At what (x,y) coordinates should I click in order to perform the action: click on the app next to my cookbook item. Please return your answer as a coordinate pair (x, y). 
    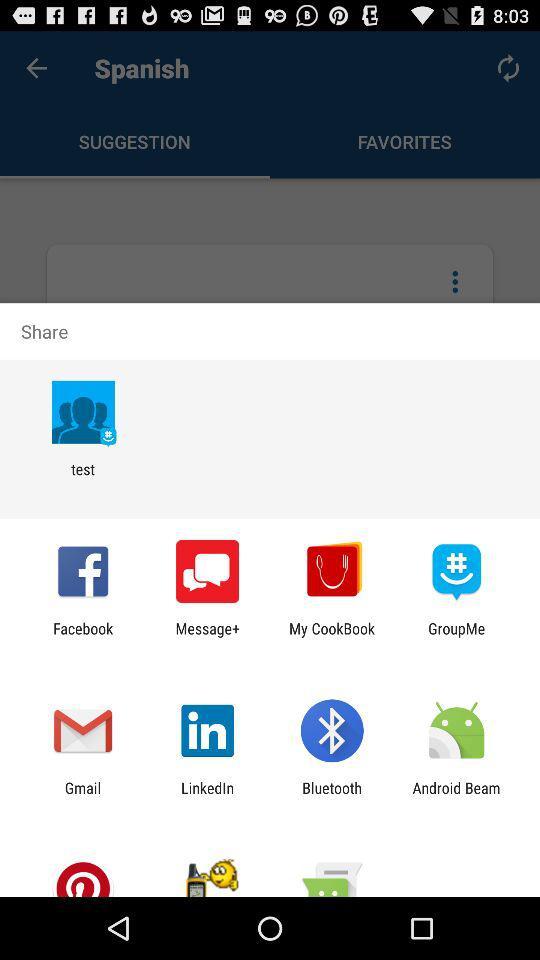
    Looking at the image, I should click on (206, 636).